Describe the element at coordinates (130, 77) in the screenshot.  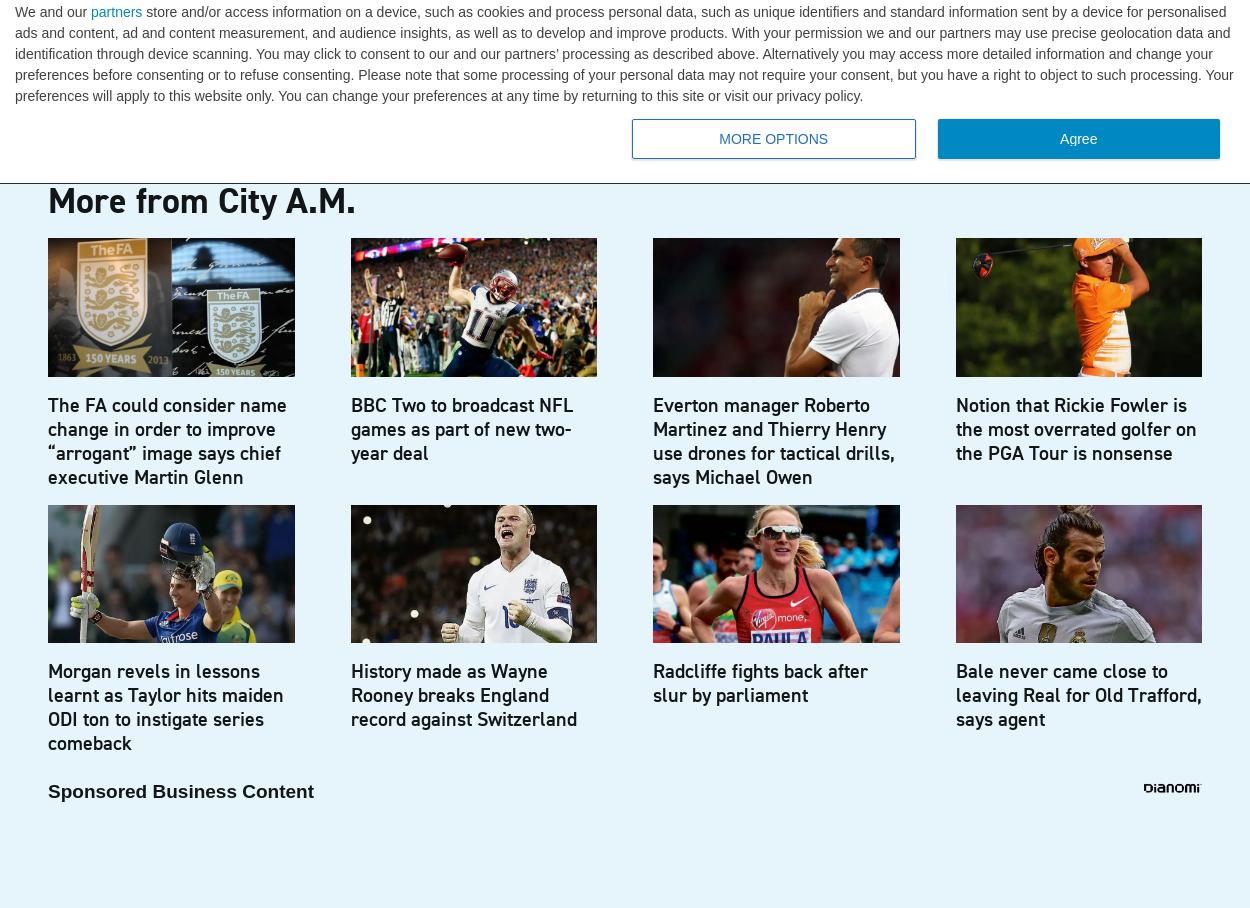
I see `'NULL'` at that location.